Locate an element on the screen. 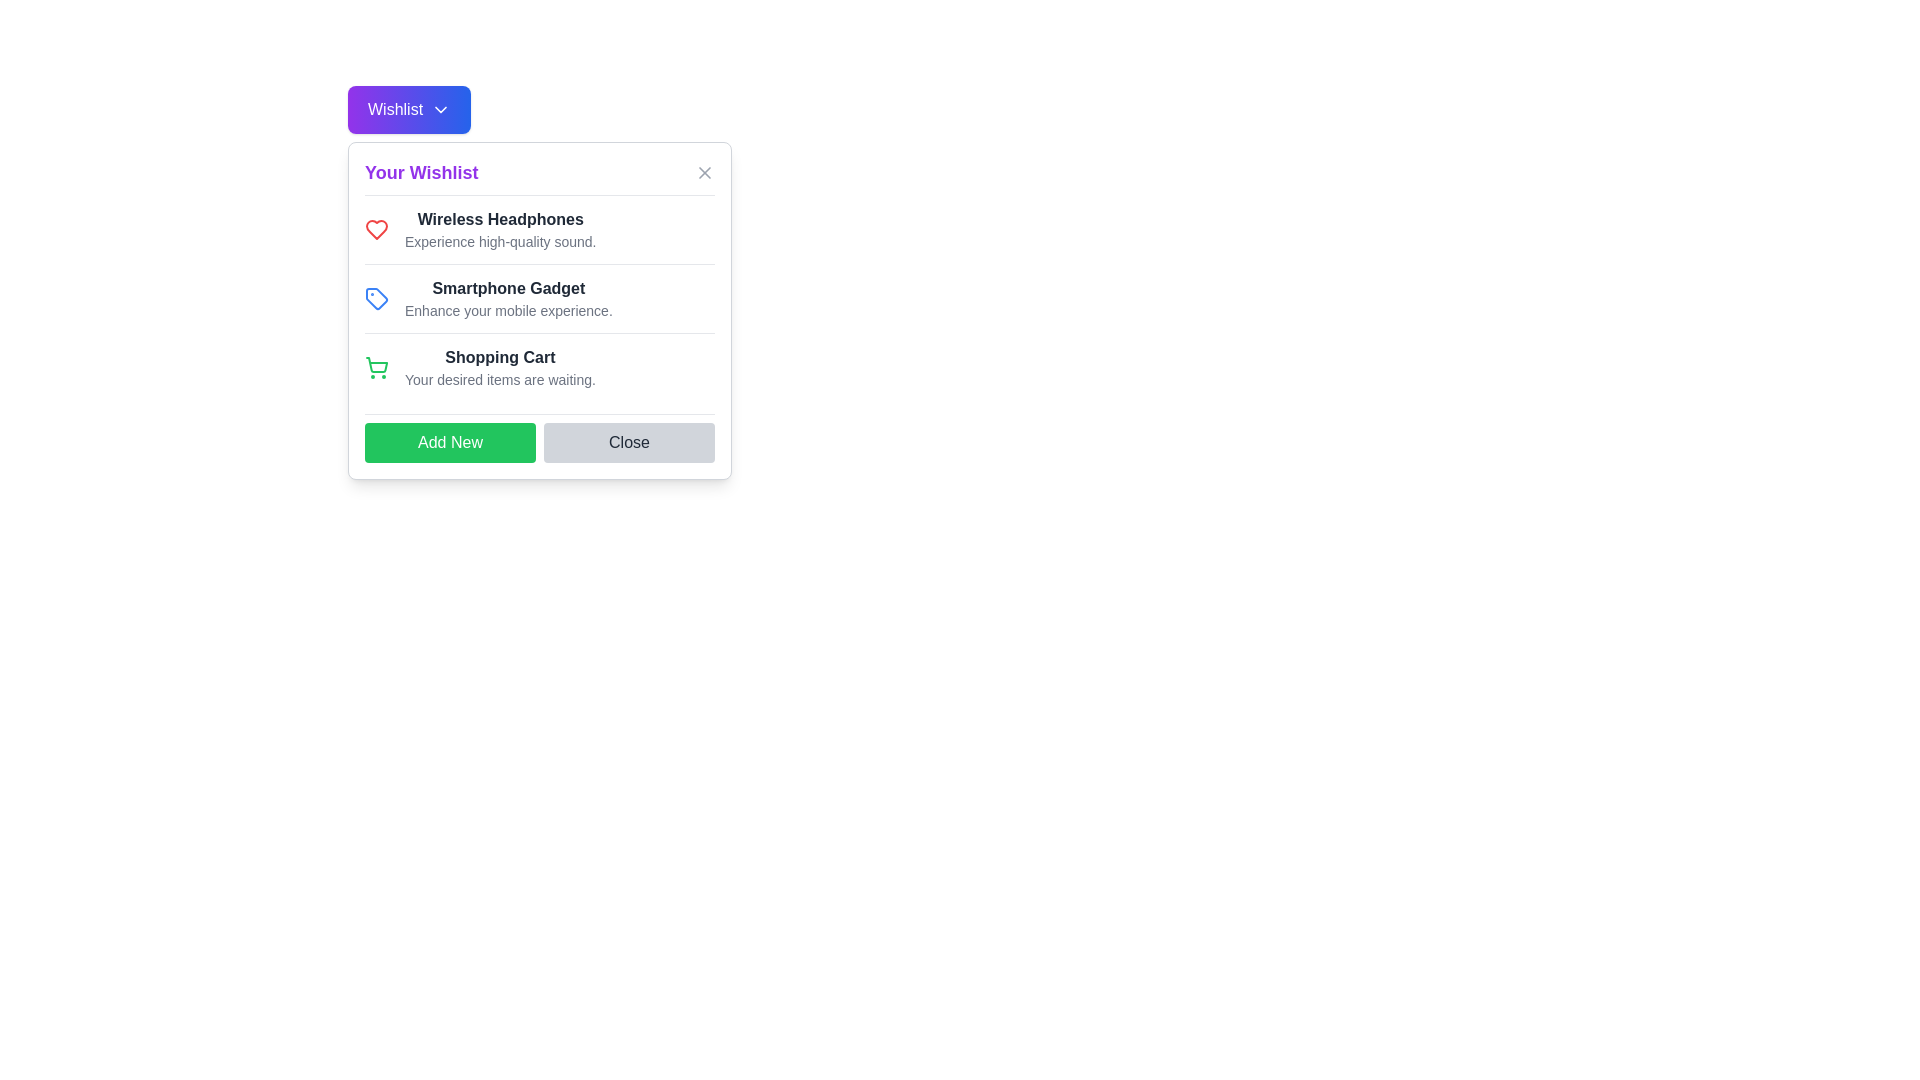 This screenshot has height=1080, width=1920. the functionalities of adjacent components related to the product description displayed in the wishlist, located inside the card layout under 'Your Wishlist', positioned below the heart icon is located at coordinates (500, 229).